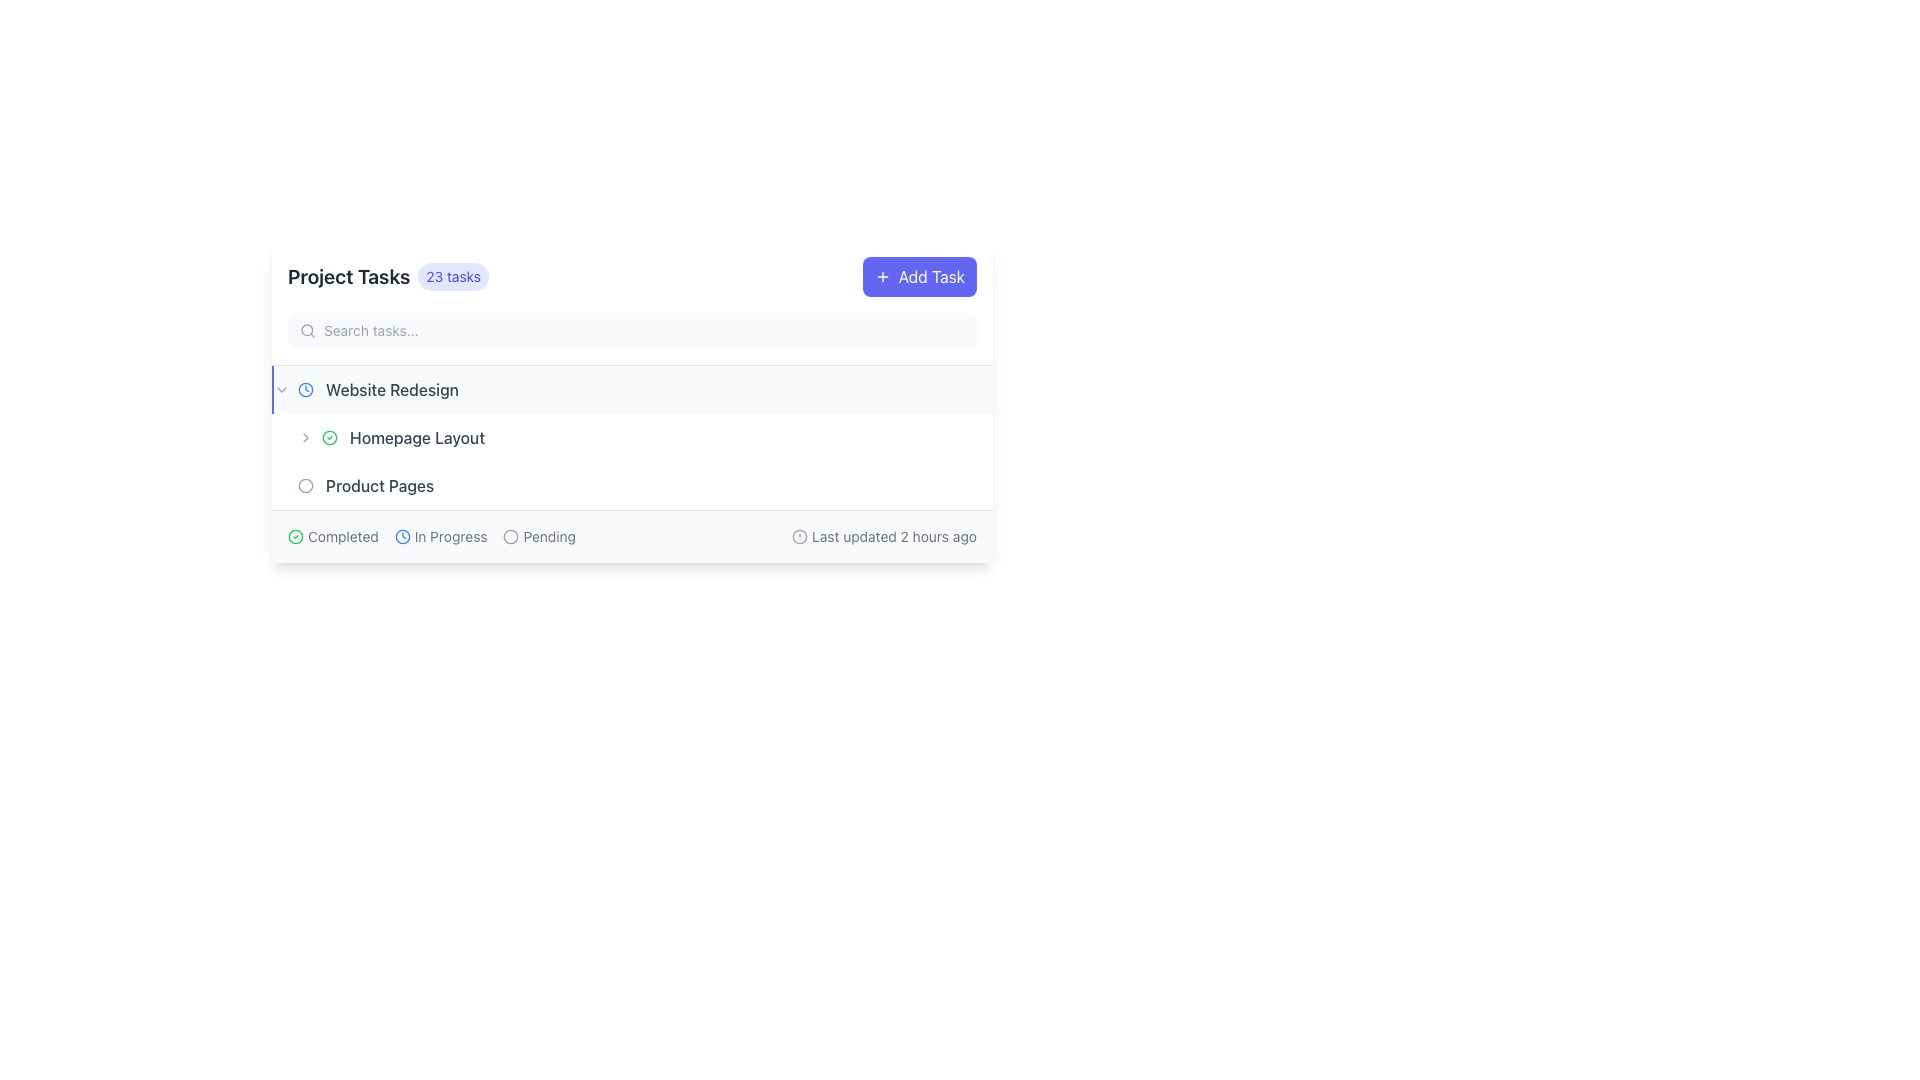  I want to click on the user identification icon located at the top-left corner of the section labeled 'Mike Ross', which is positioned to the left of the name text, so click(716, 437).